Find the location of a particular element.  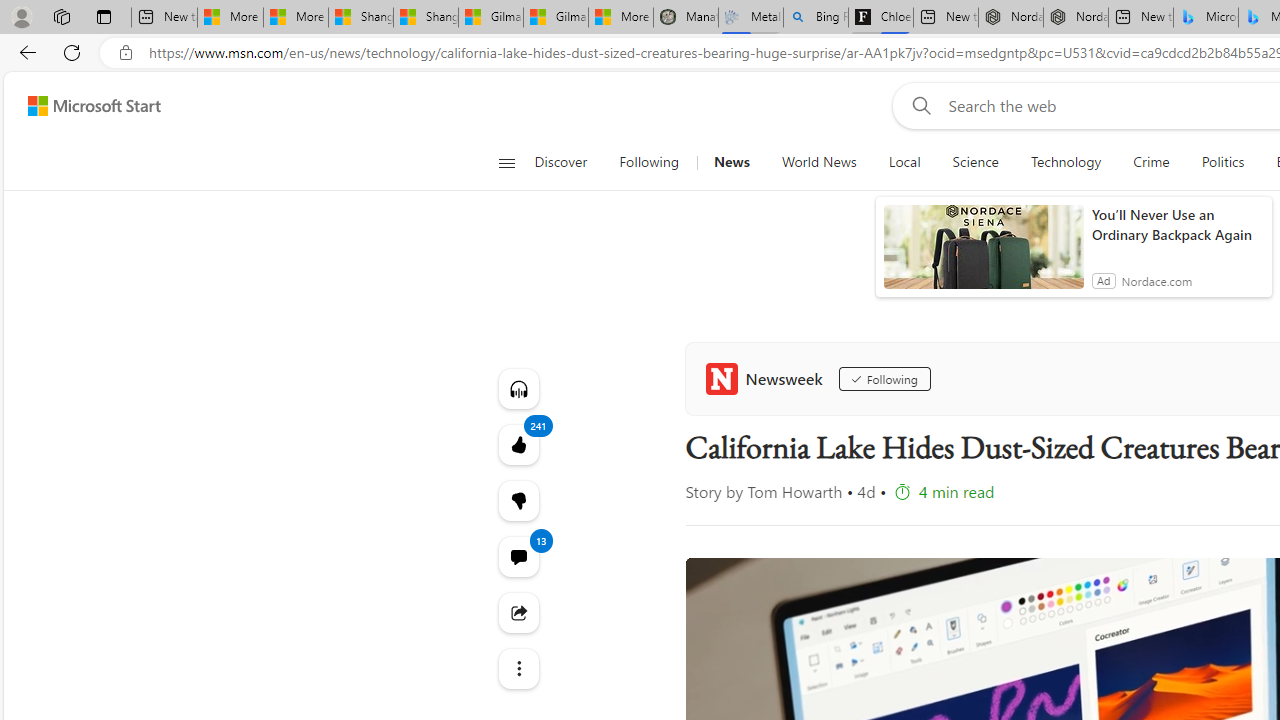

'Listen to this article' is located at coordinates (518, 388).